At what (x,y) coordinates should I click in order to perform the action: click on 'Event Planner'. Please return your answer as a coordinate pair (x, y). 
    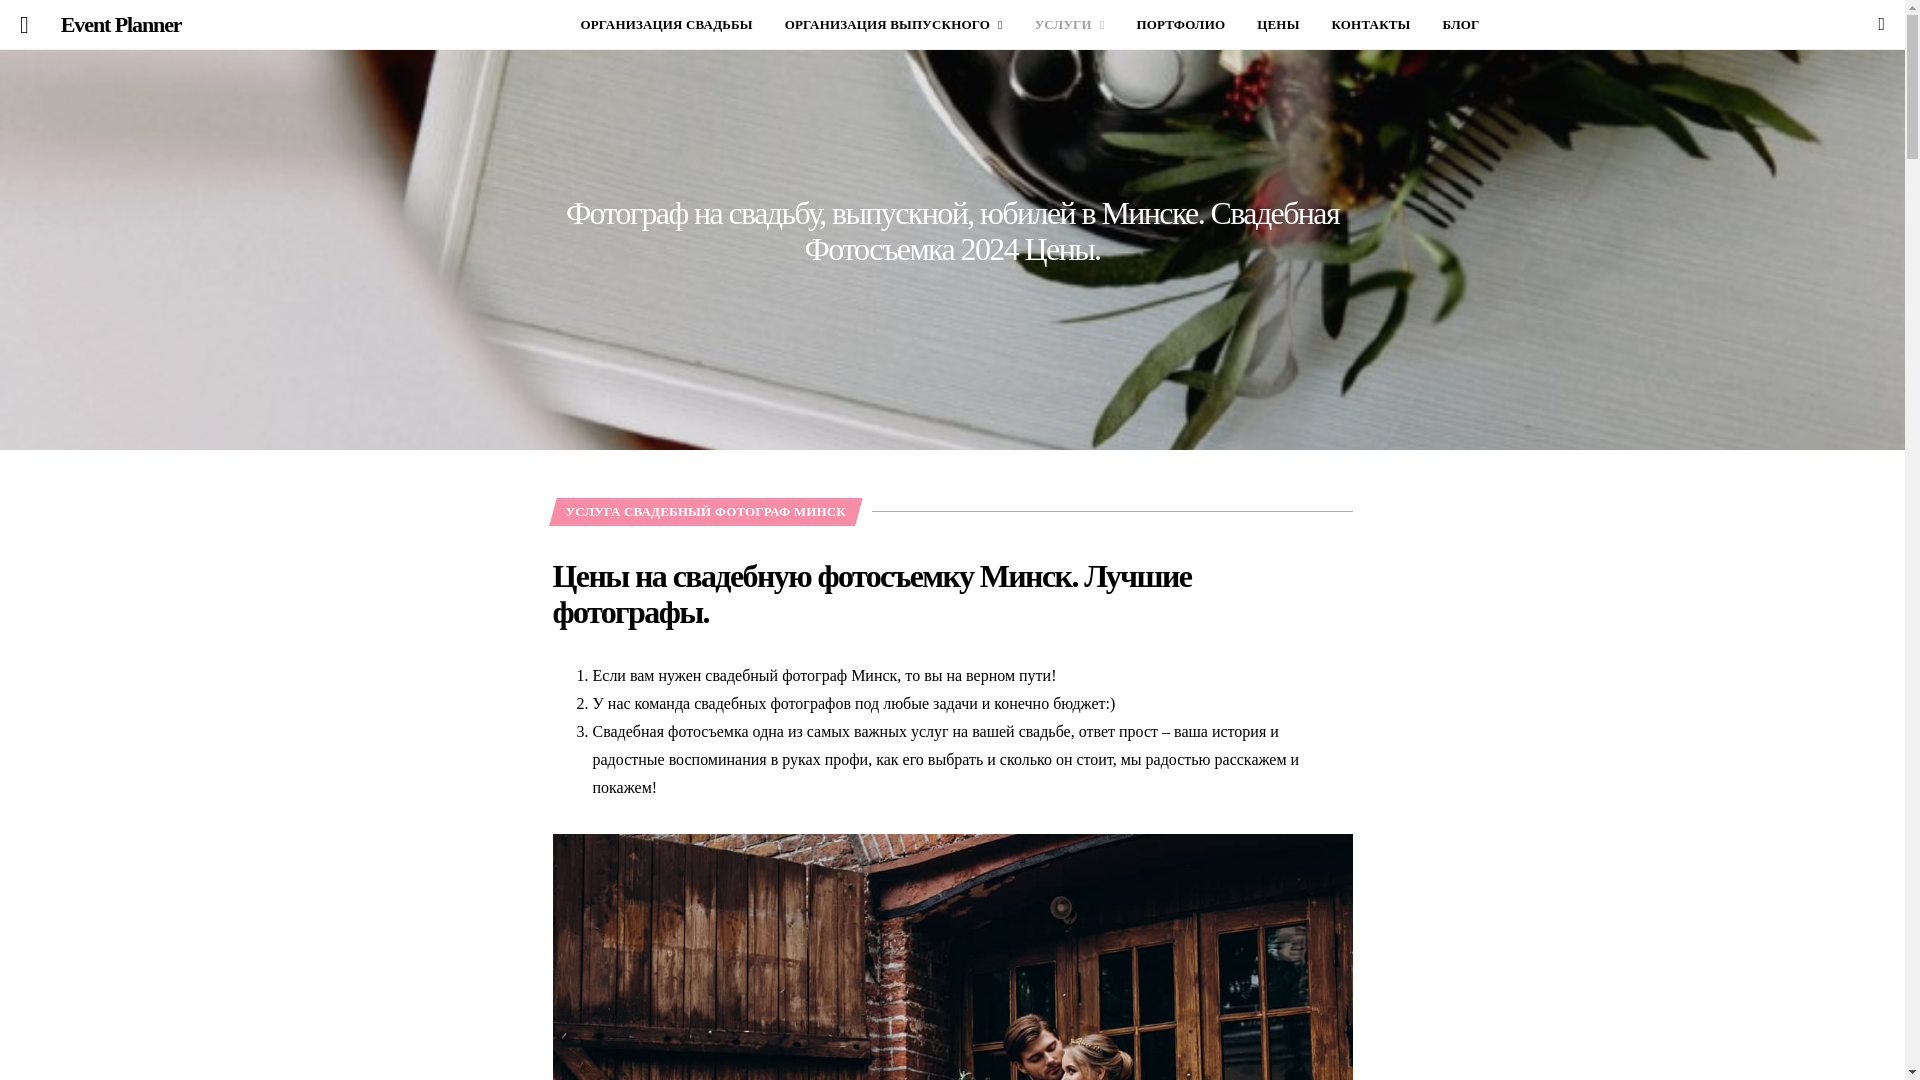
    Looking at the image, I should click on (120, 24).